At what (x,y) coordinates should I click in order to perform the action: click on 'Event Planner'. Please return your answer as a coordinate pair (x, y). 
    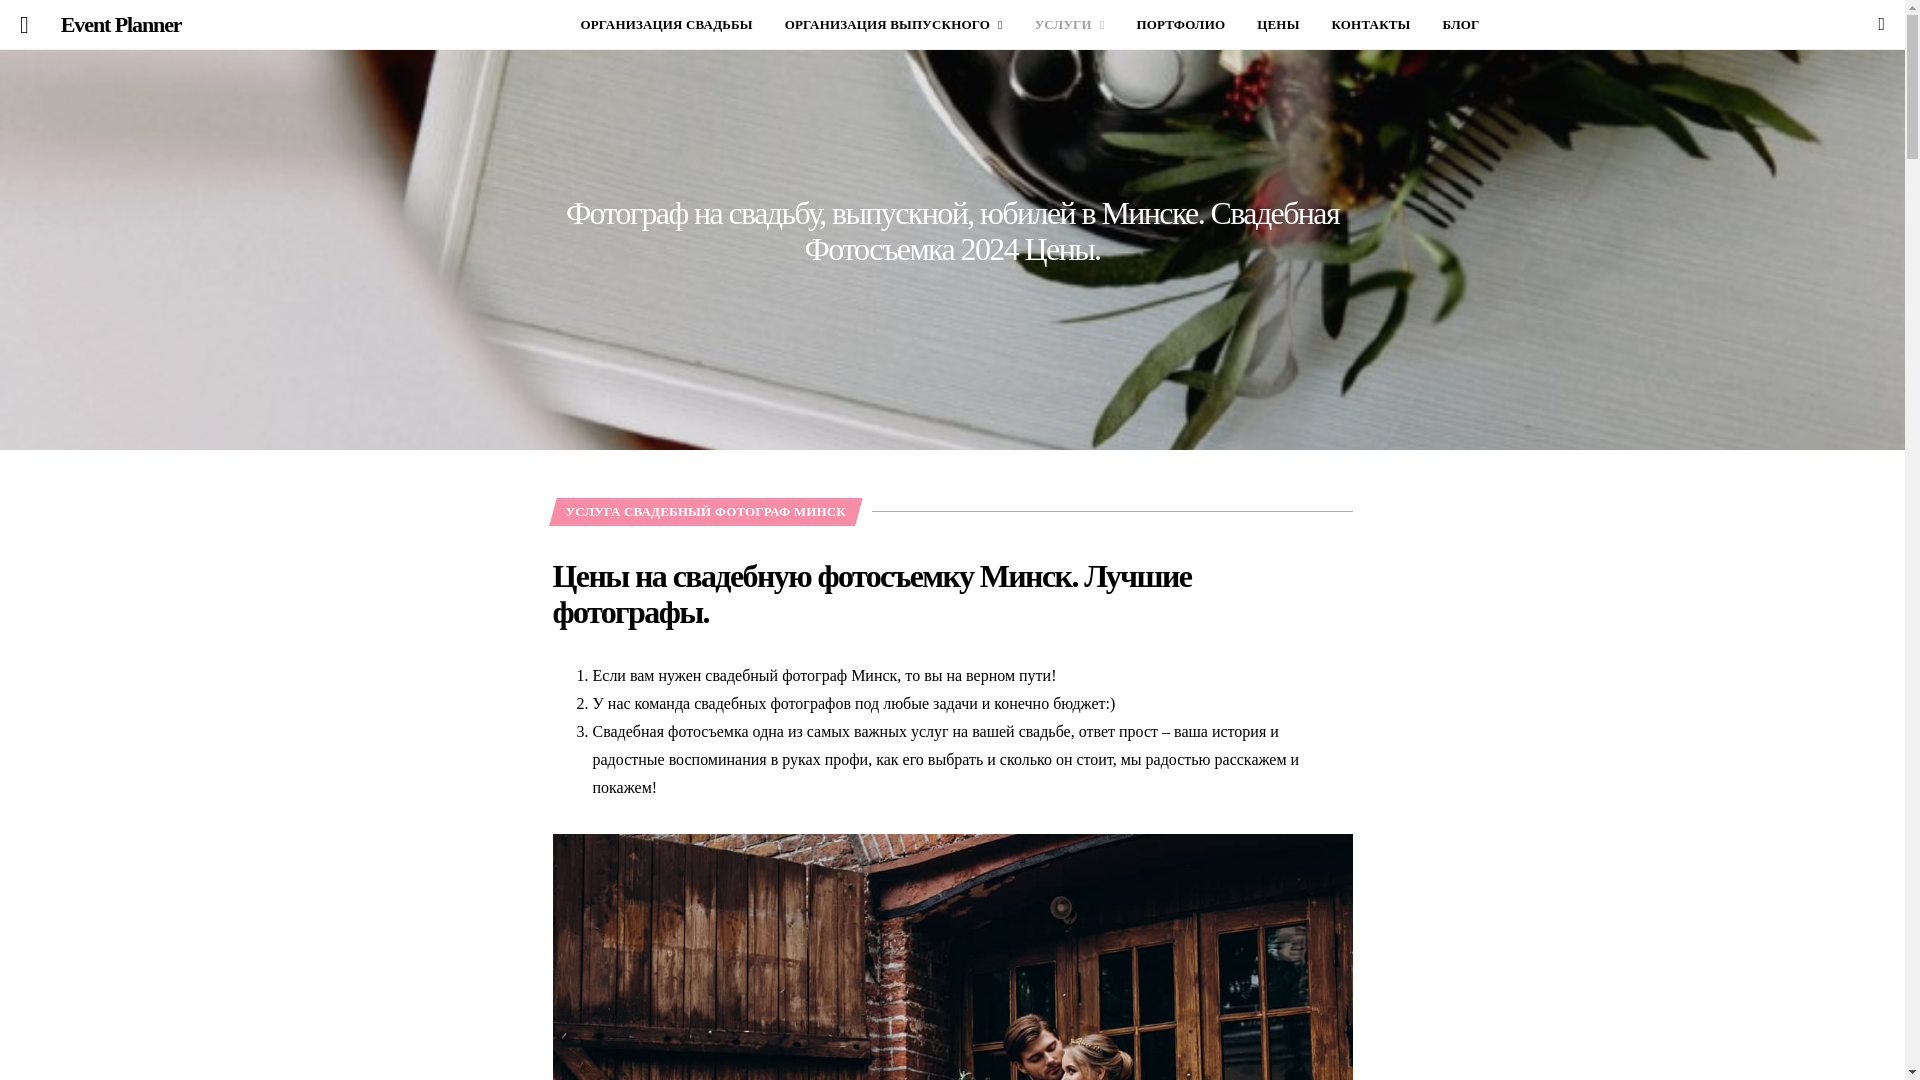
    Looking at the image, I should click on (120, 24).